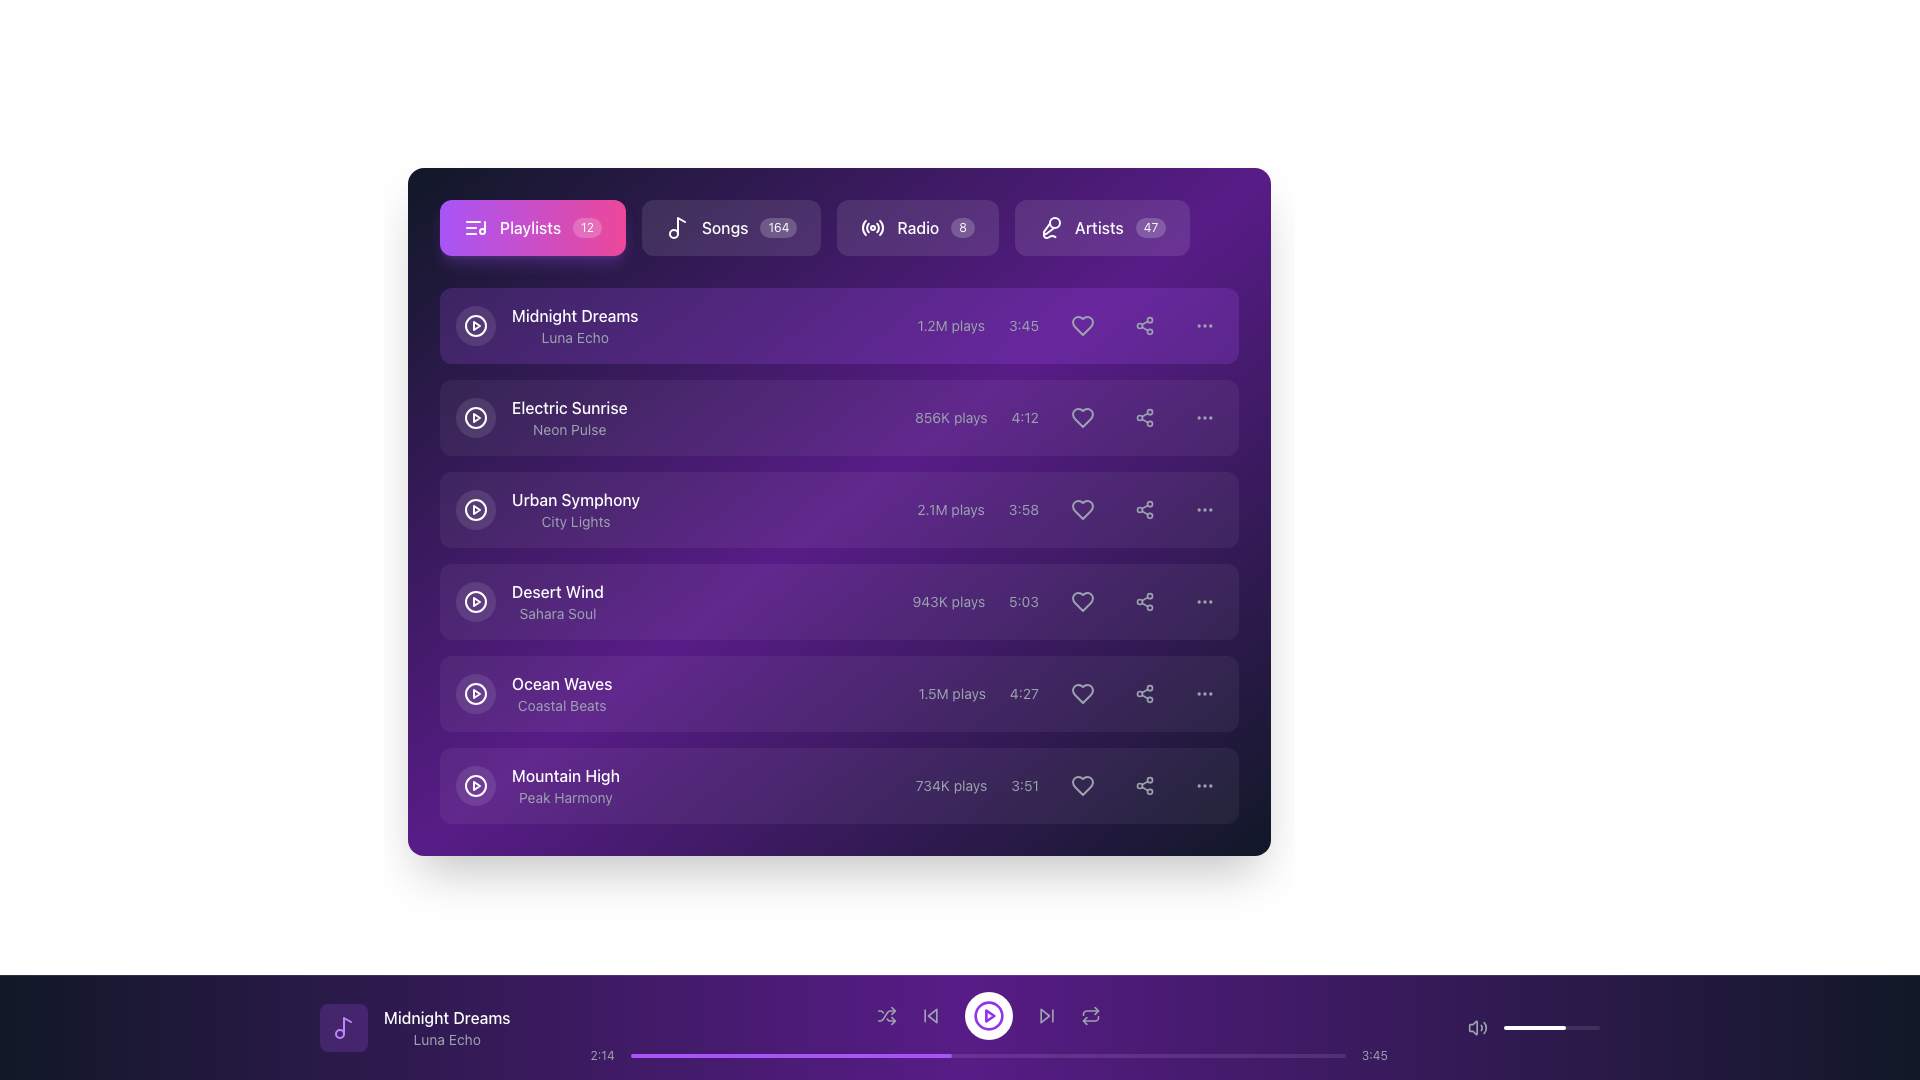 The height and width of the screenshot is (1080, 1920). I want to click on the favorite button located in the row for the track 'Desert Wind', so click(1082, 600).